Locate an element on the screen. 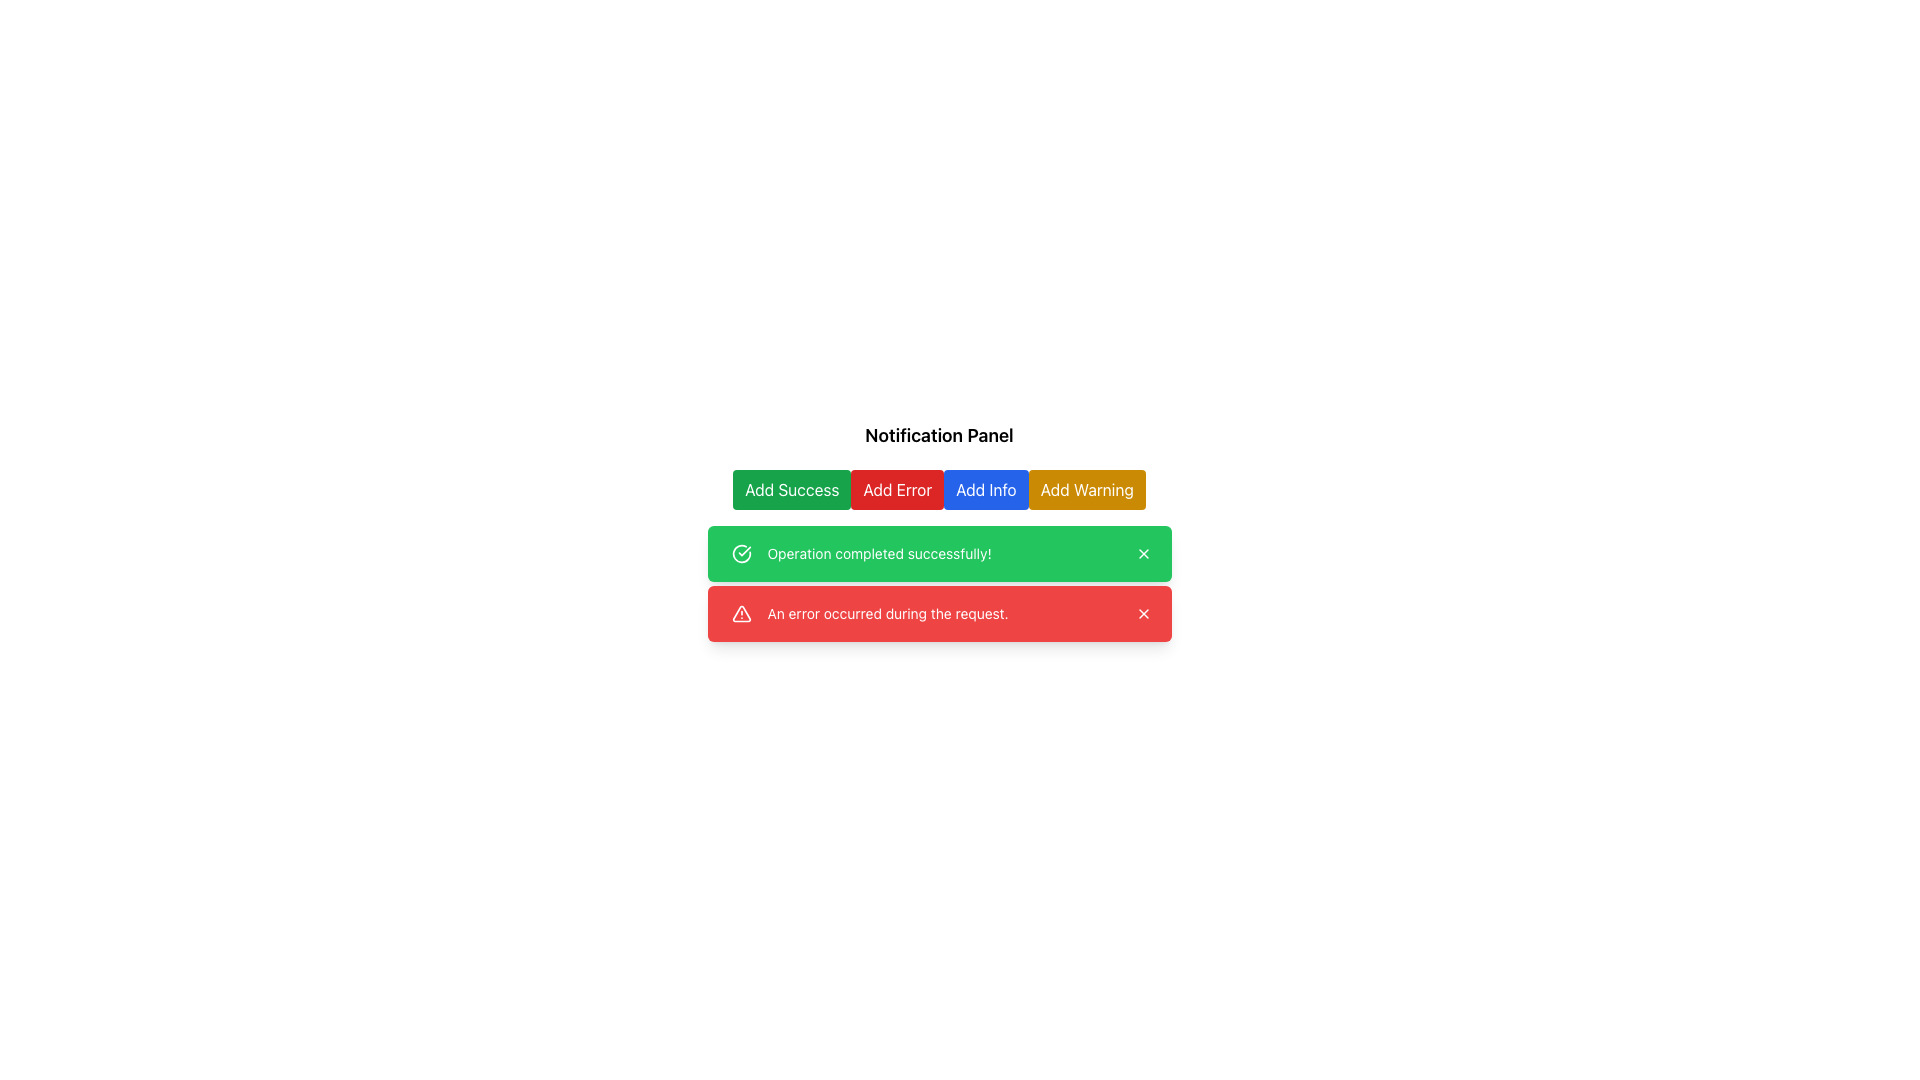  the first button in the horizontal group under the 'Notification Panel' label is located at coordinates (791, 489).